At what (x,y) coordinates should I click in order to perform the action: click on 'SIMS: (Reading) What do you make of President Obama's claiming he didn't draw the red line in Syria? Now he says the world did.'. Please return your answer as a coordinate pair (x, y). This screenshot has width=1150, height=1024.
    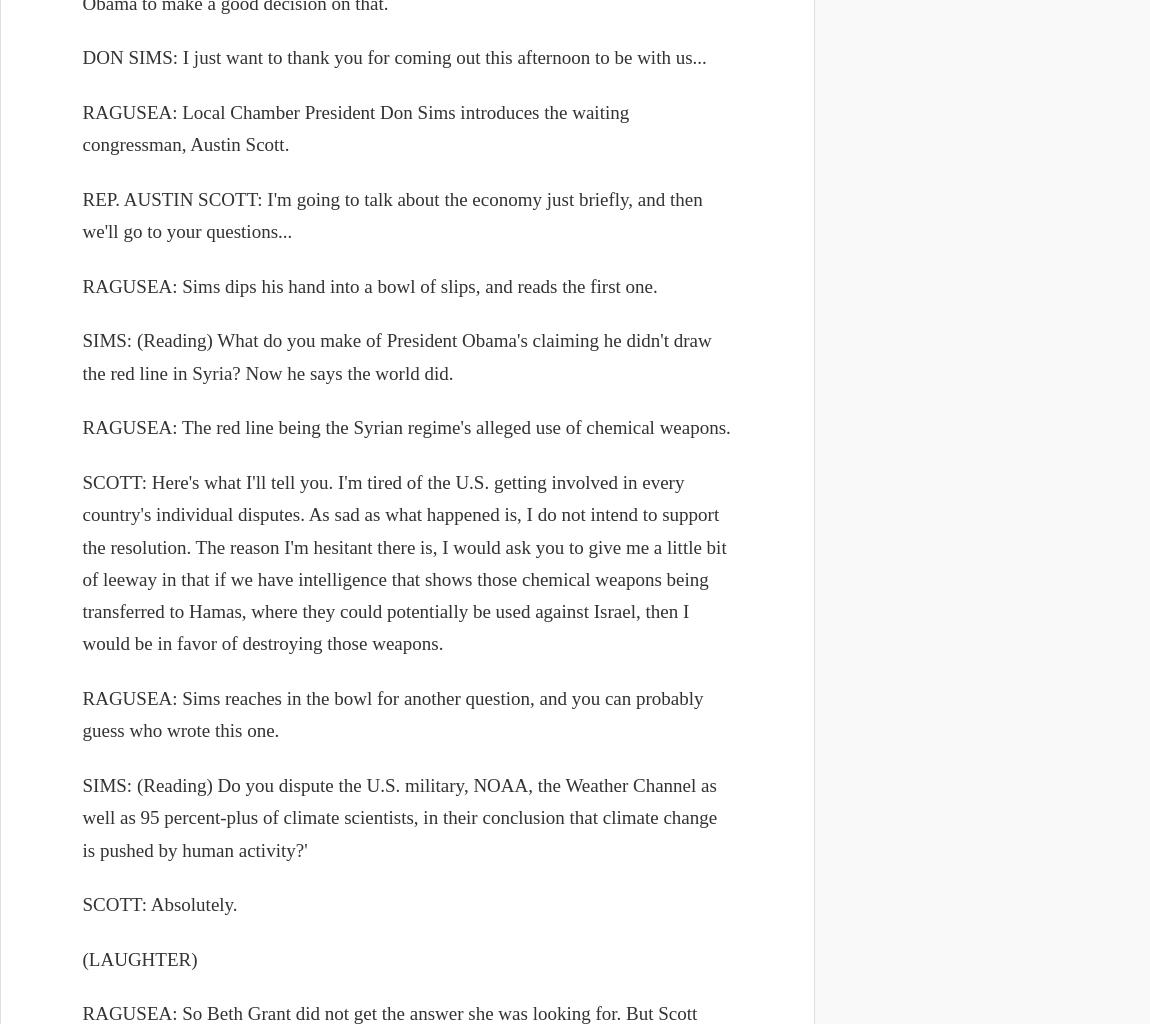
    Looking at the image, I should click on (396, 356).